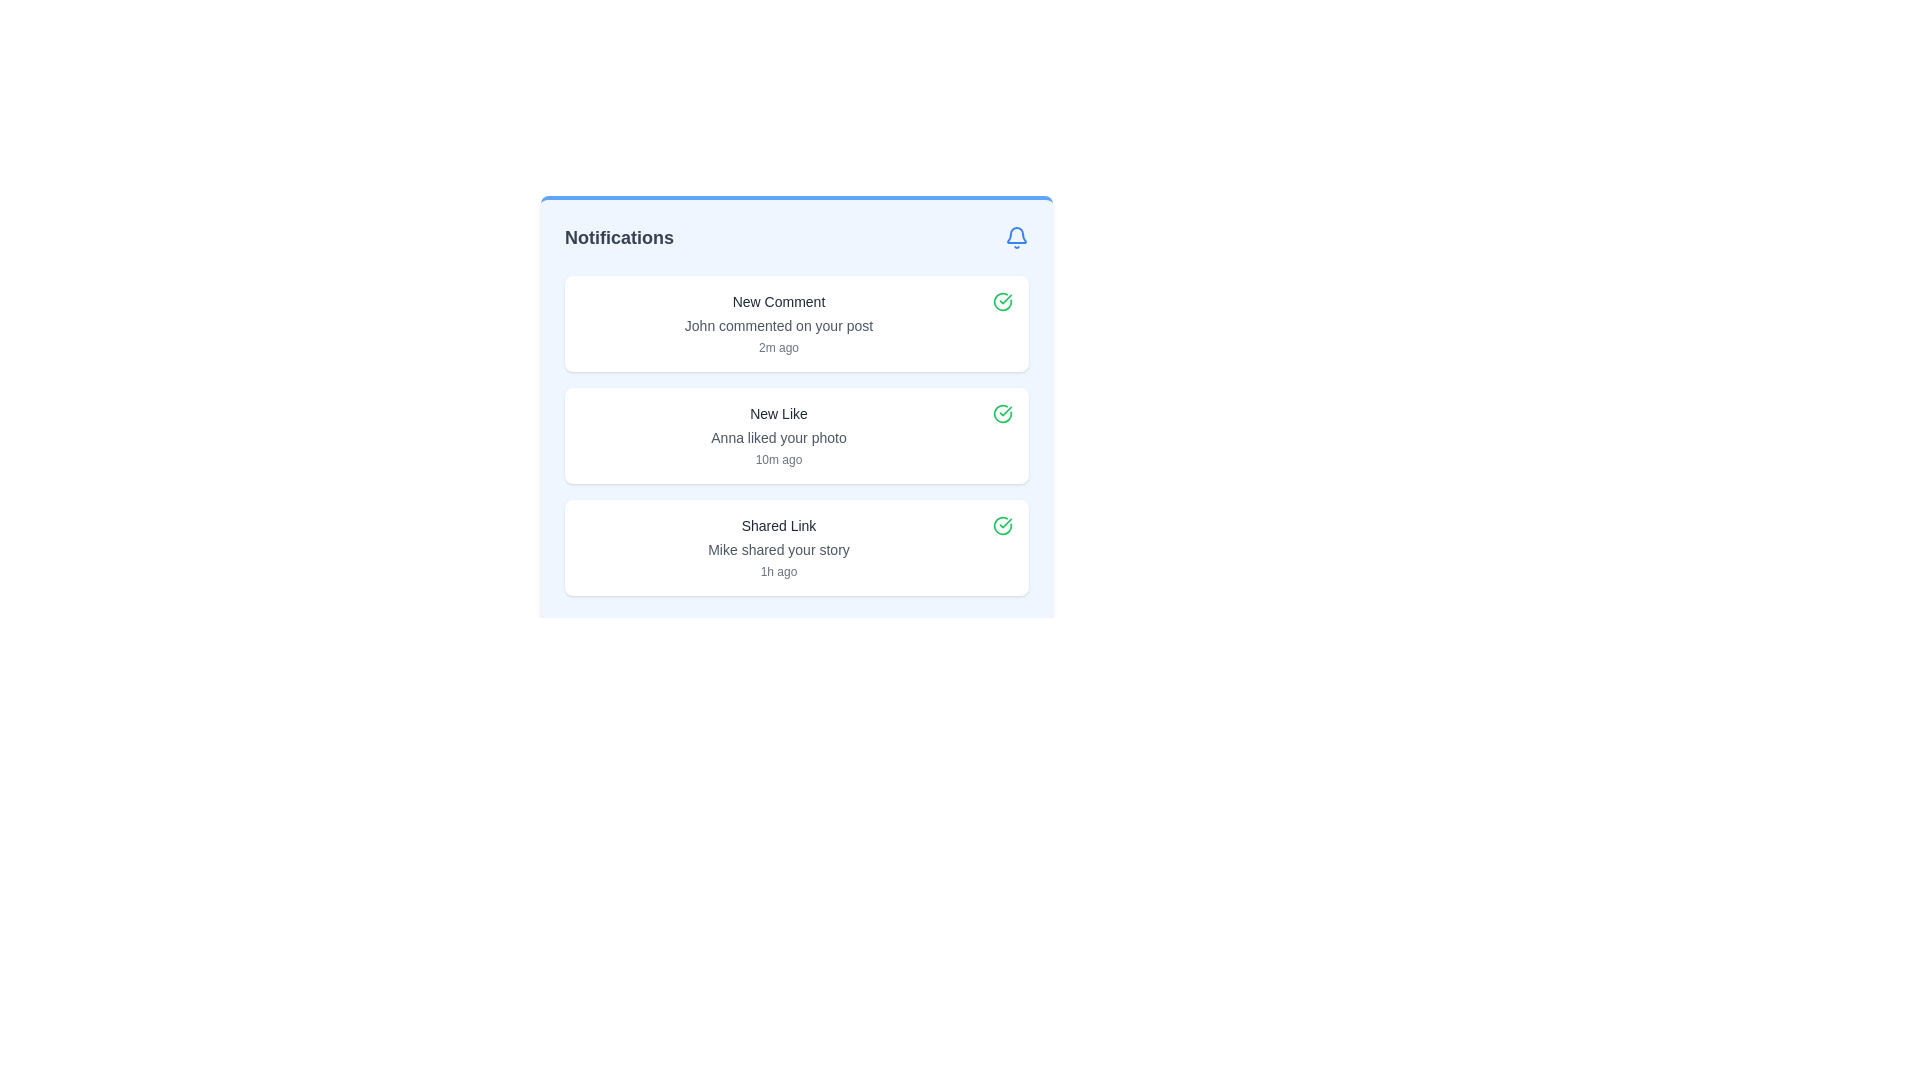 The image size is (1920, 1080). I want to click on the text label reading '2m ago' located at the bottom of the 'New Comment' notification card, which is below the message text 'John commented on your post', so click(777, 346).